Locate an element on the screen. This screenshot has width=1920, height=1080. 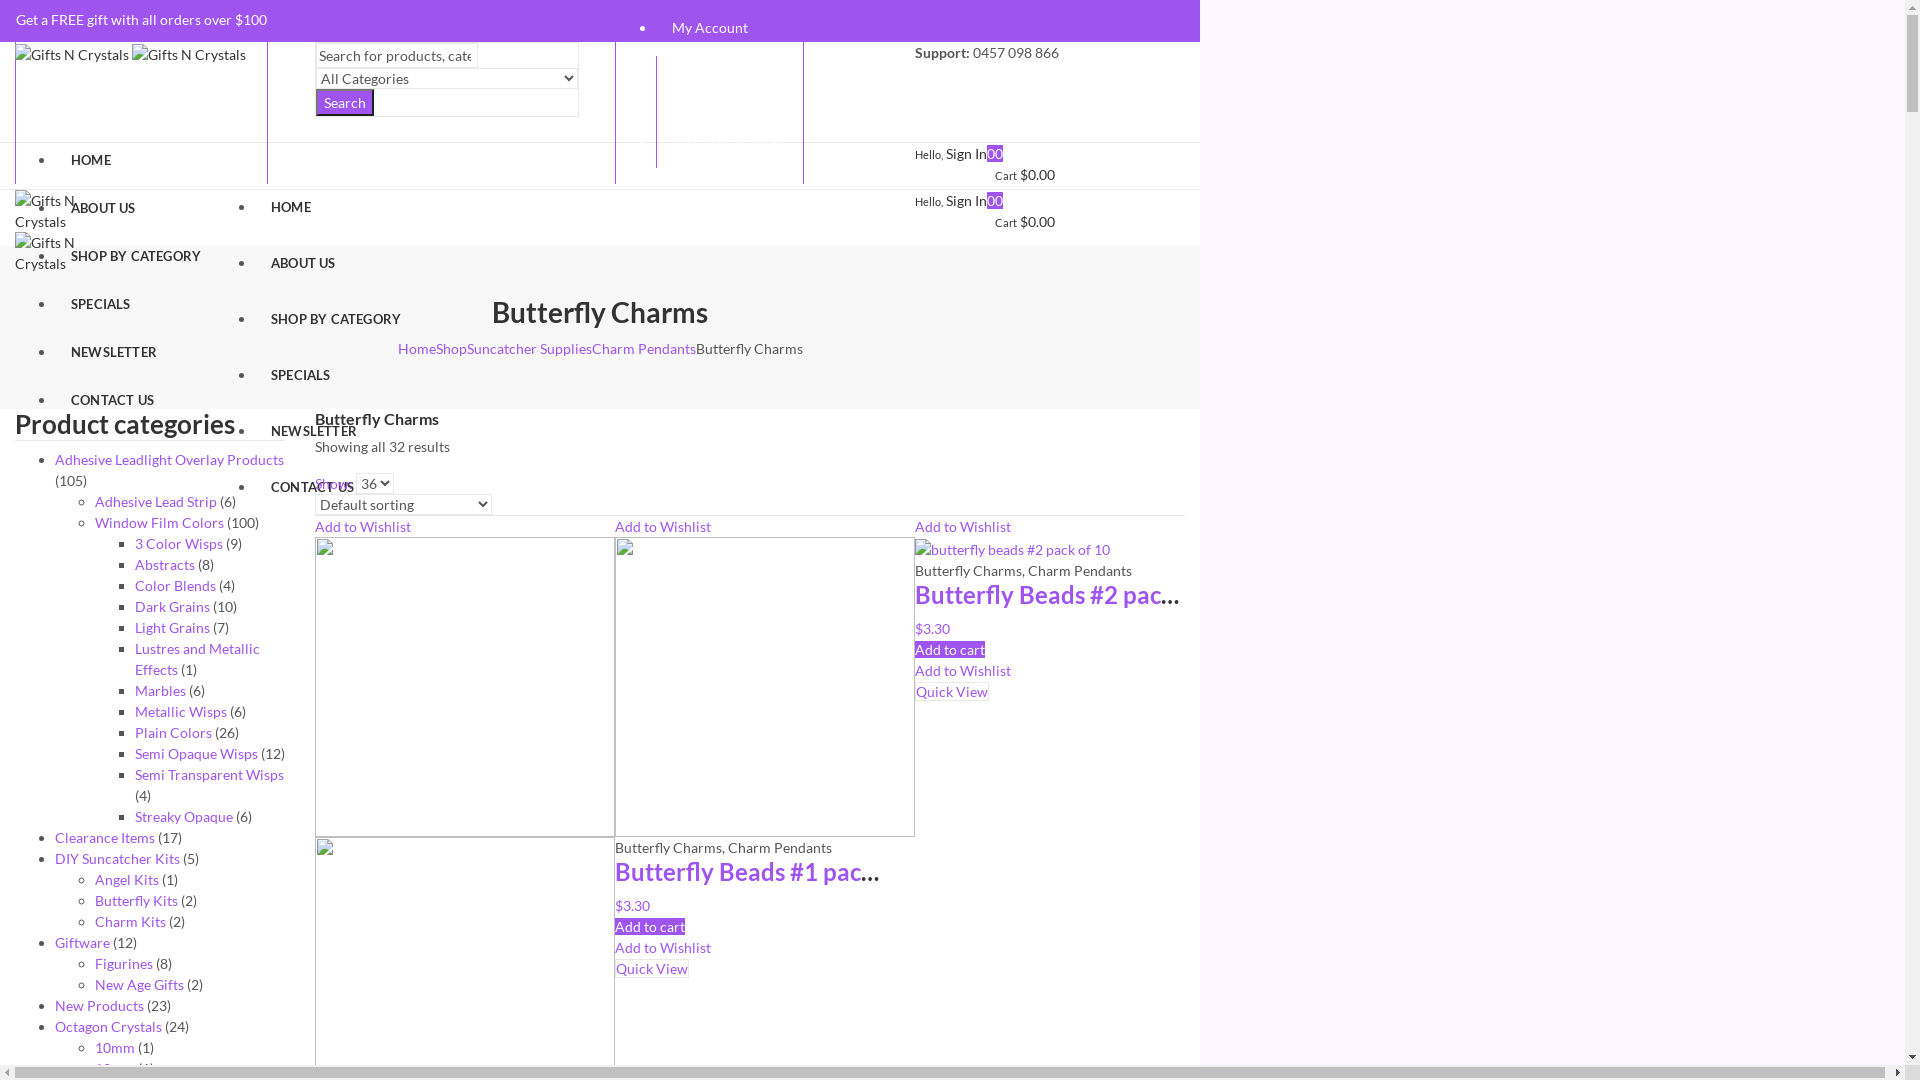
'Figurines' is located at coordinates (123, 962).